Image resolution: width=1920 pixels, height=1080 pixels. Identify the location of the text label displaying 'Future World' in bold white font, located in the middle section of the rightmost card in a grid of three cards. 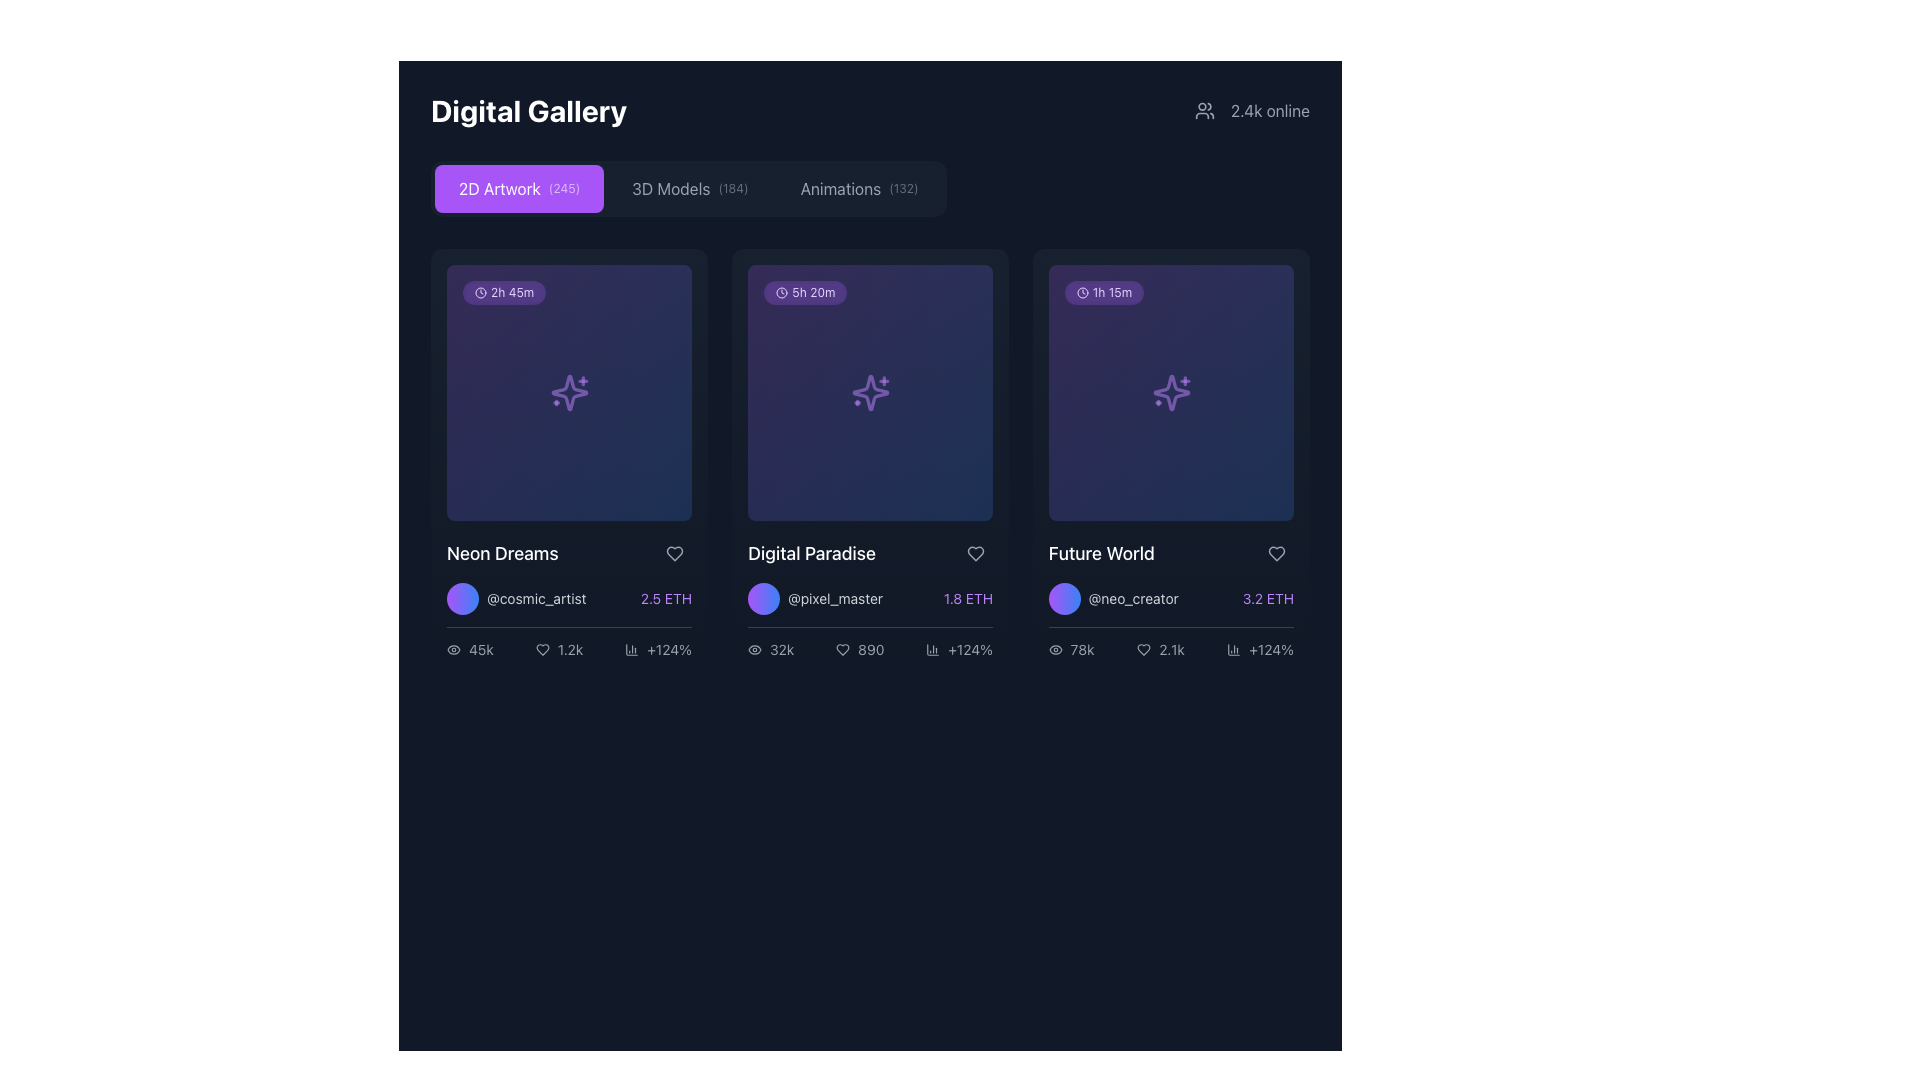
(1101, 554).